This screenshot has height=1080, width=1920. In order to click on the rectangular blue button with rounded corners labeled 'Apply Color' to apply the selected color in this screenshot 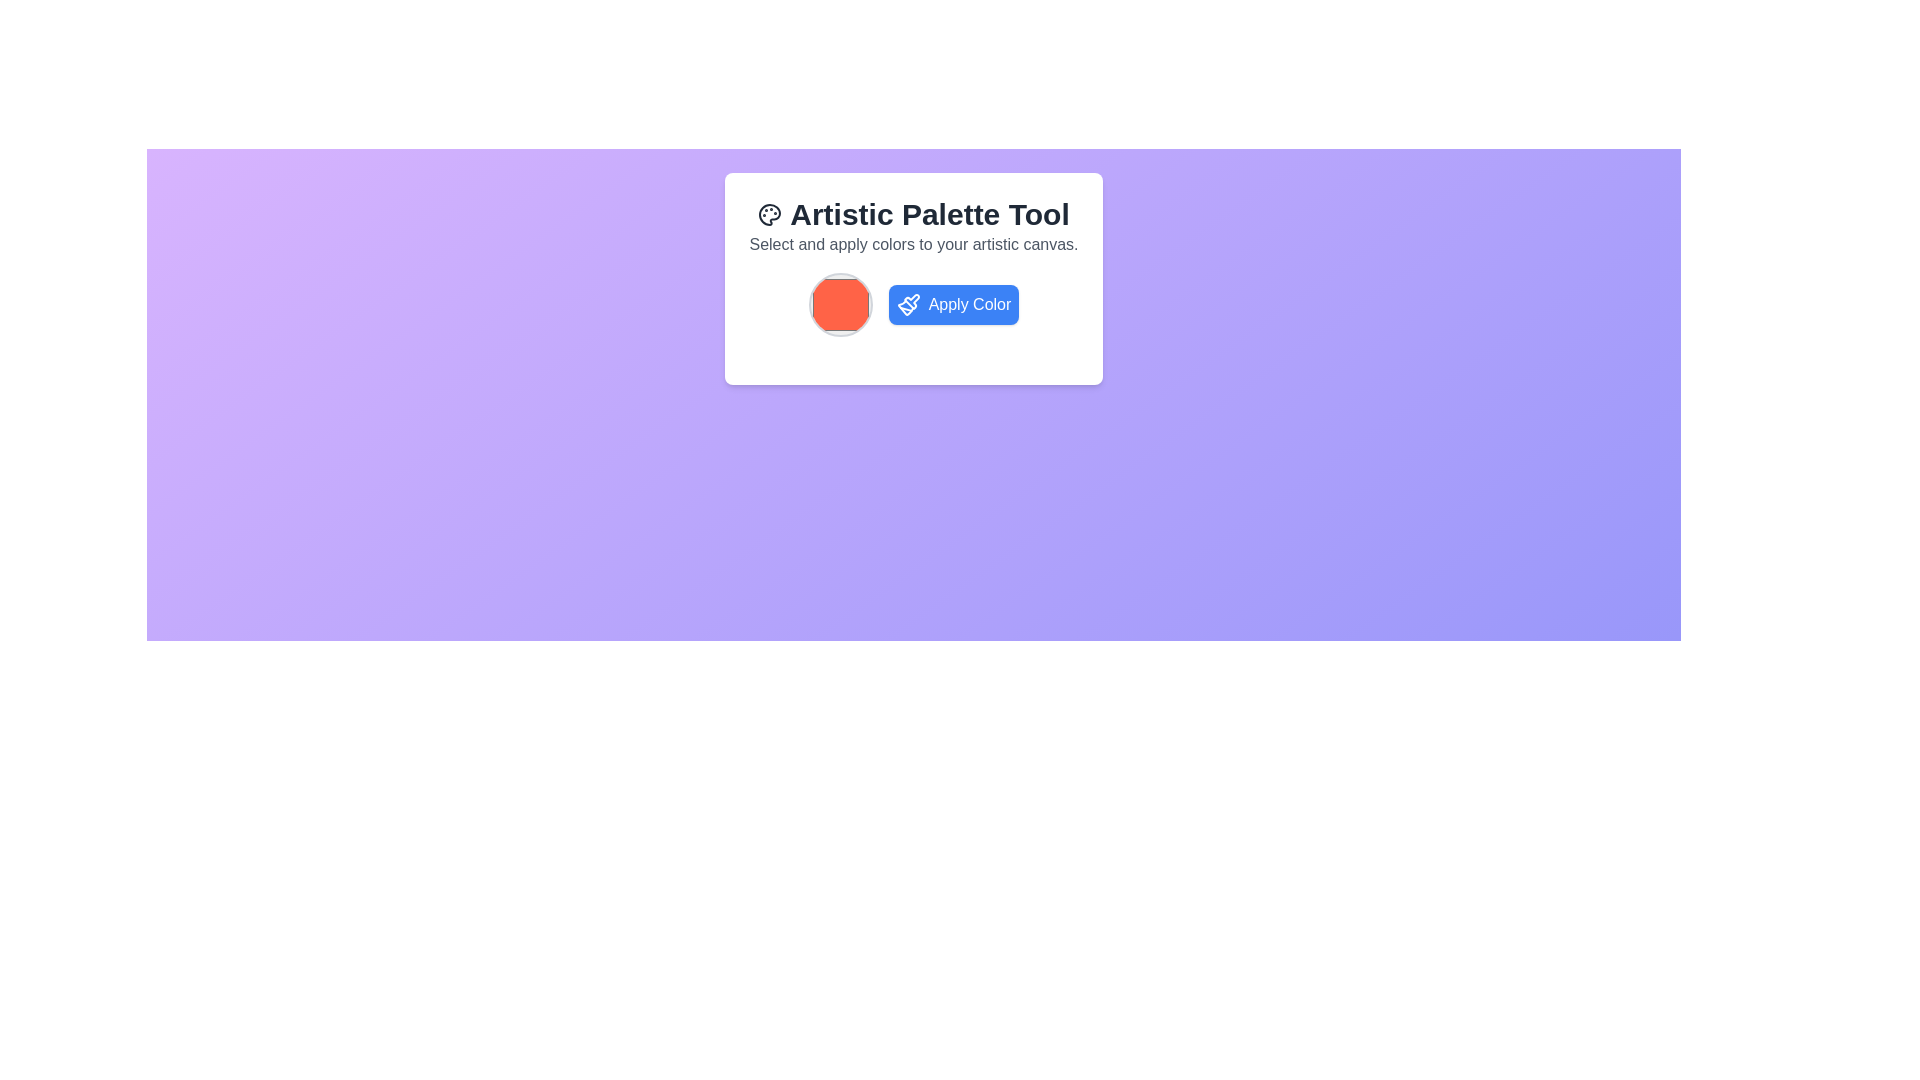, I will do `click(953, 304)`.